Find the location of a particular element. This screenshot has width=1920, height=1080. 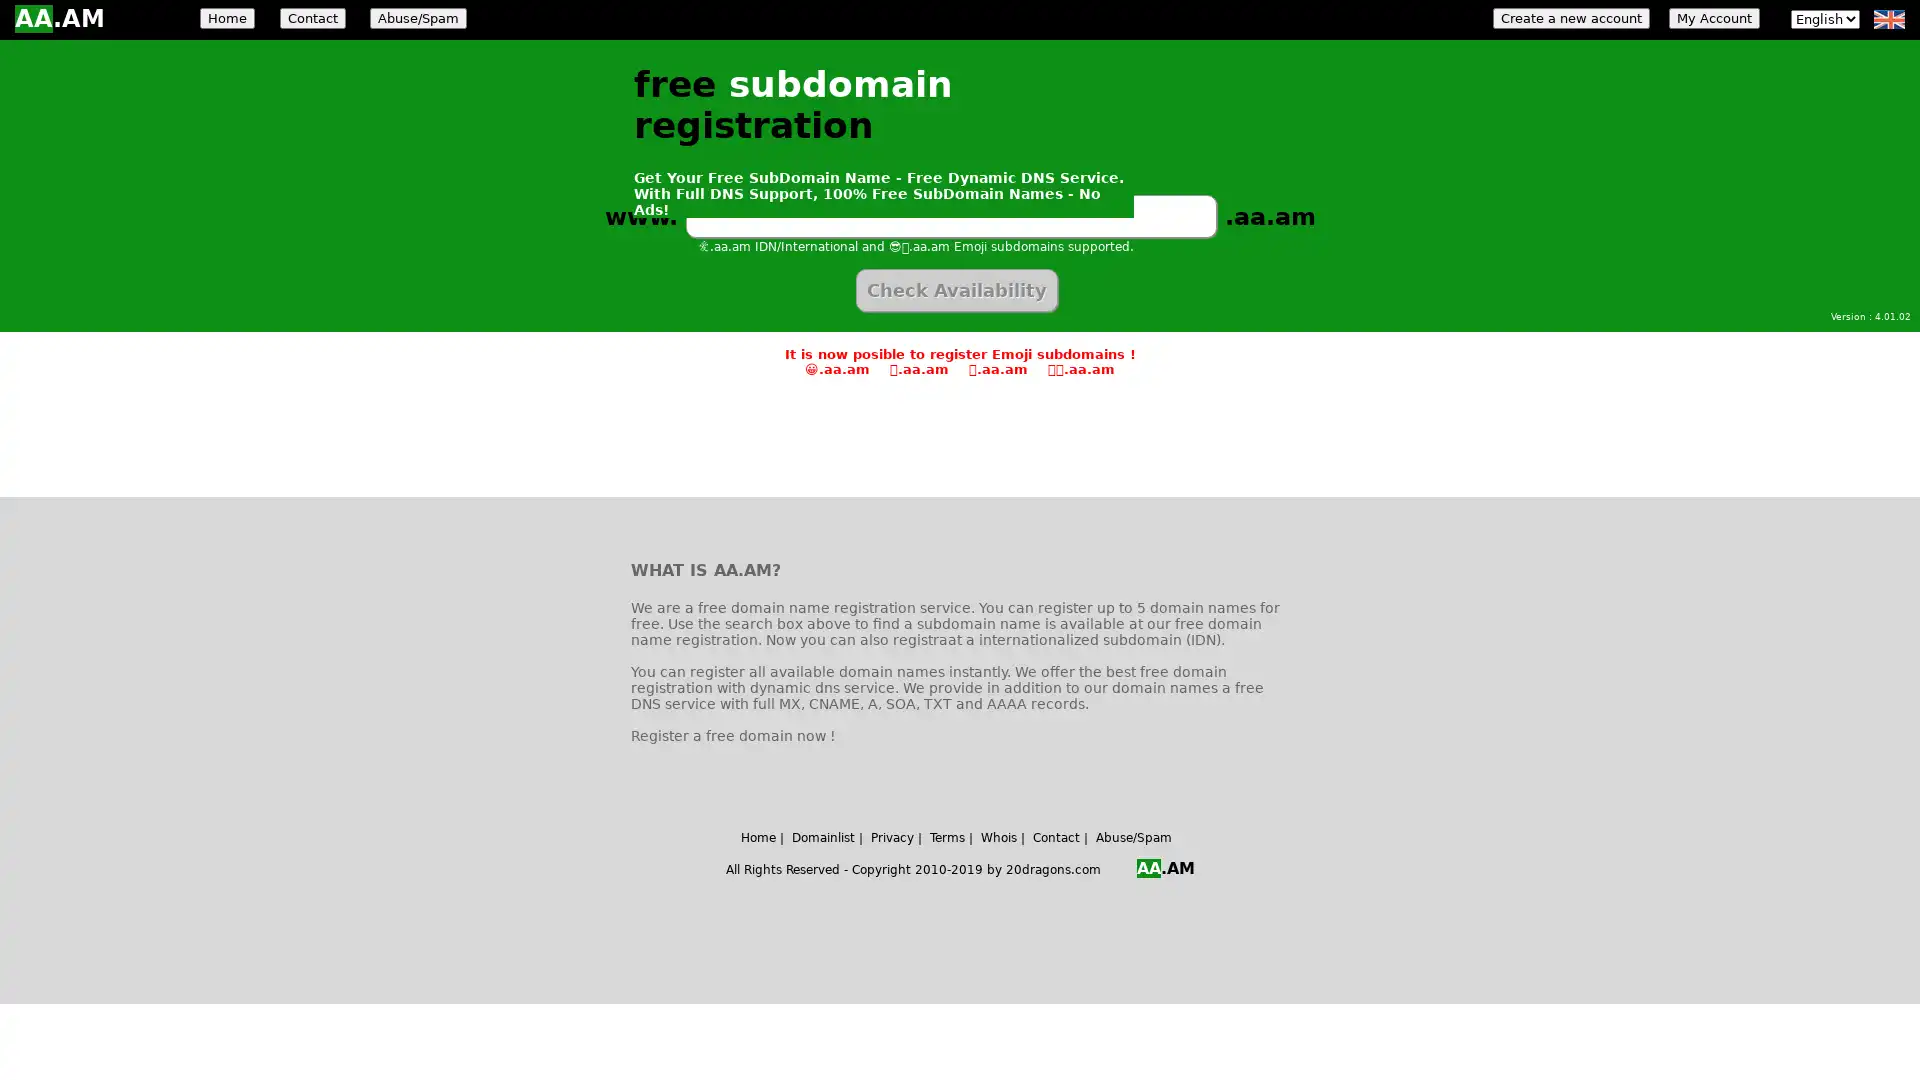

Create a new account is located at coordinates (1570, 18).